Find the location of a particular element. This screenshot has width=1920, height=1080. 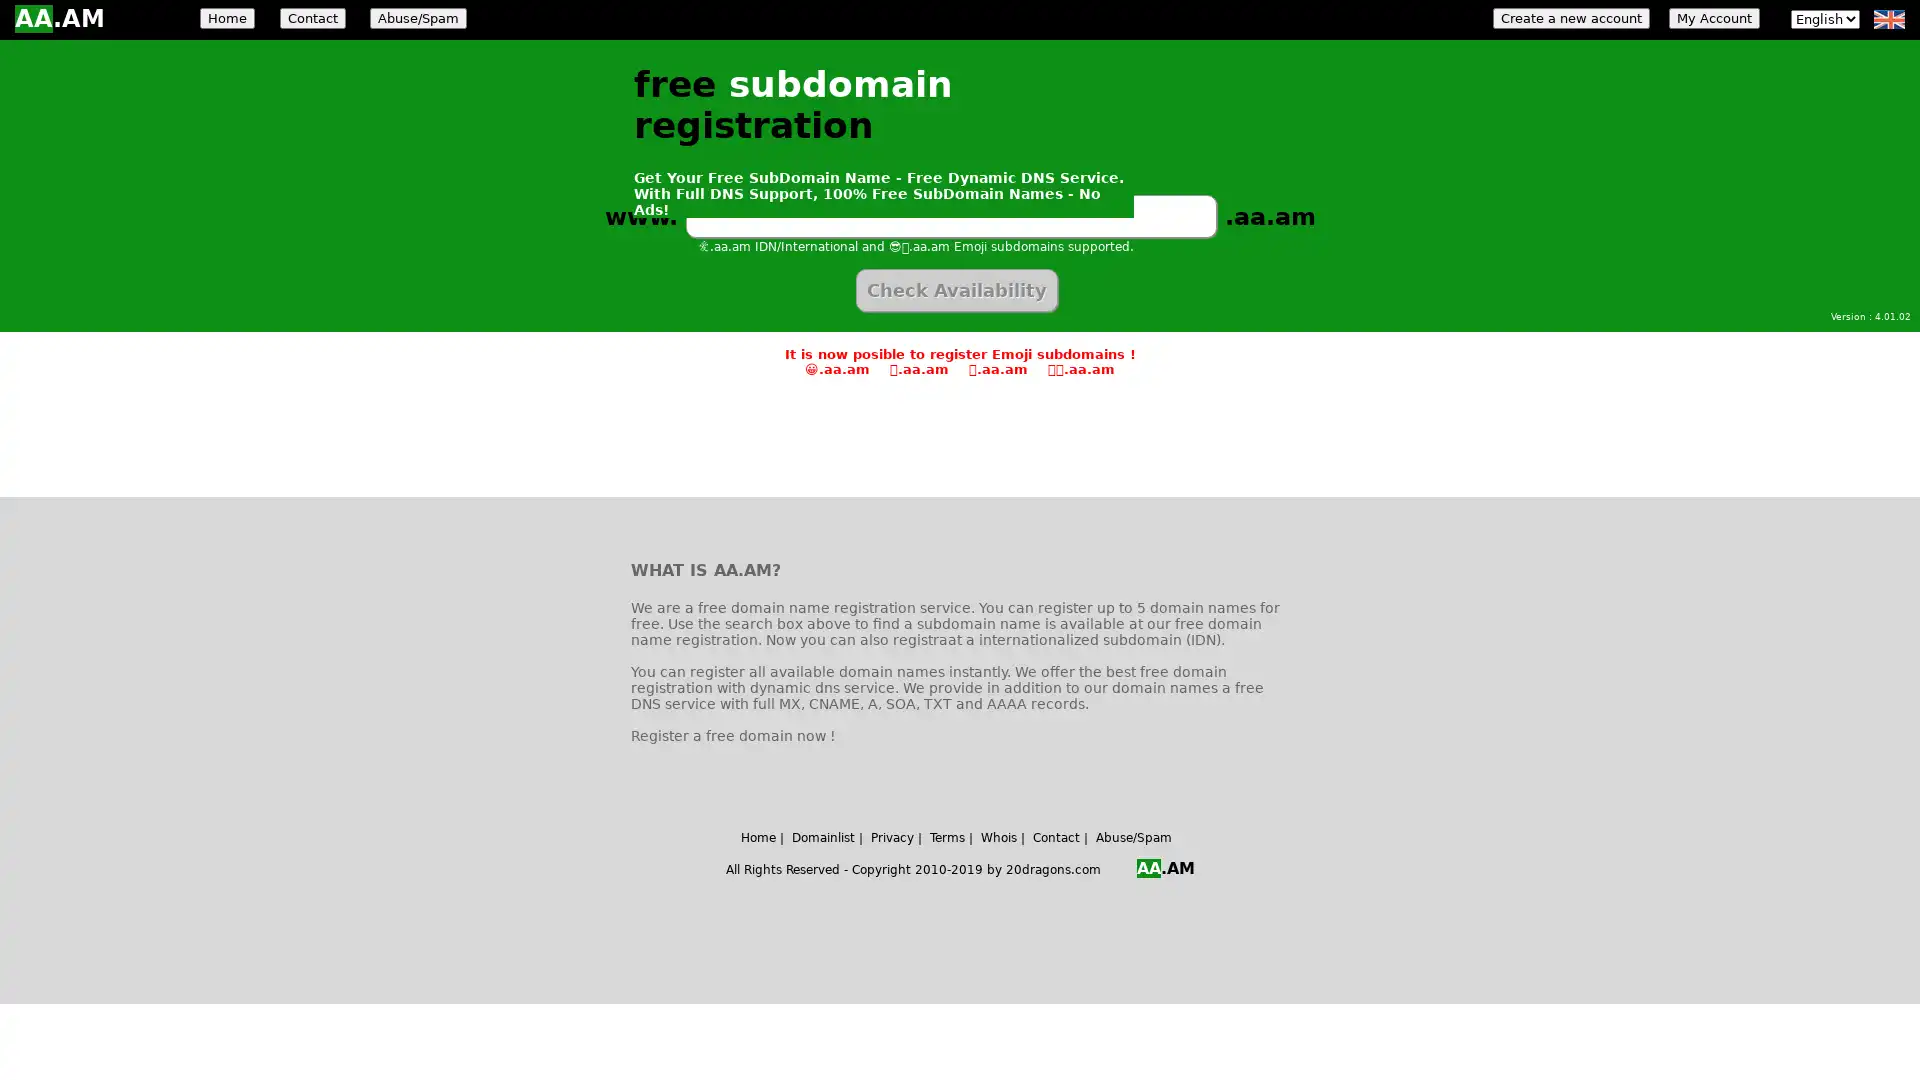

Create a new account is located at coordinates (1570, 18).